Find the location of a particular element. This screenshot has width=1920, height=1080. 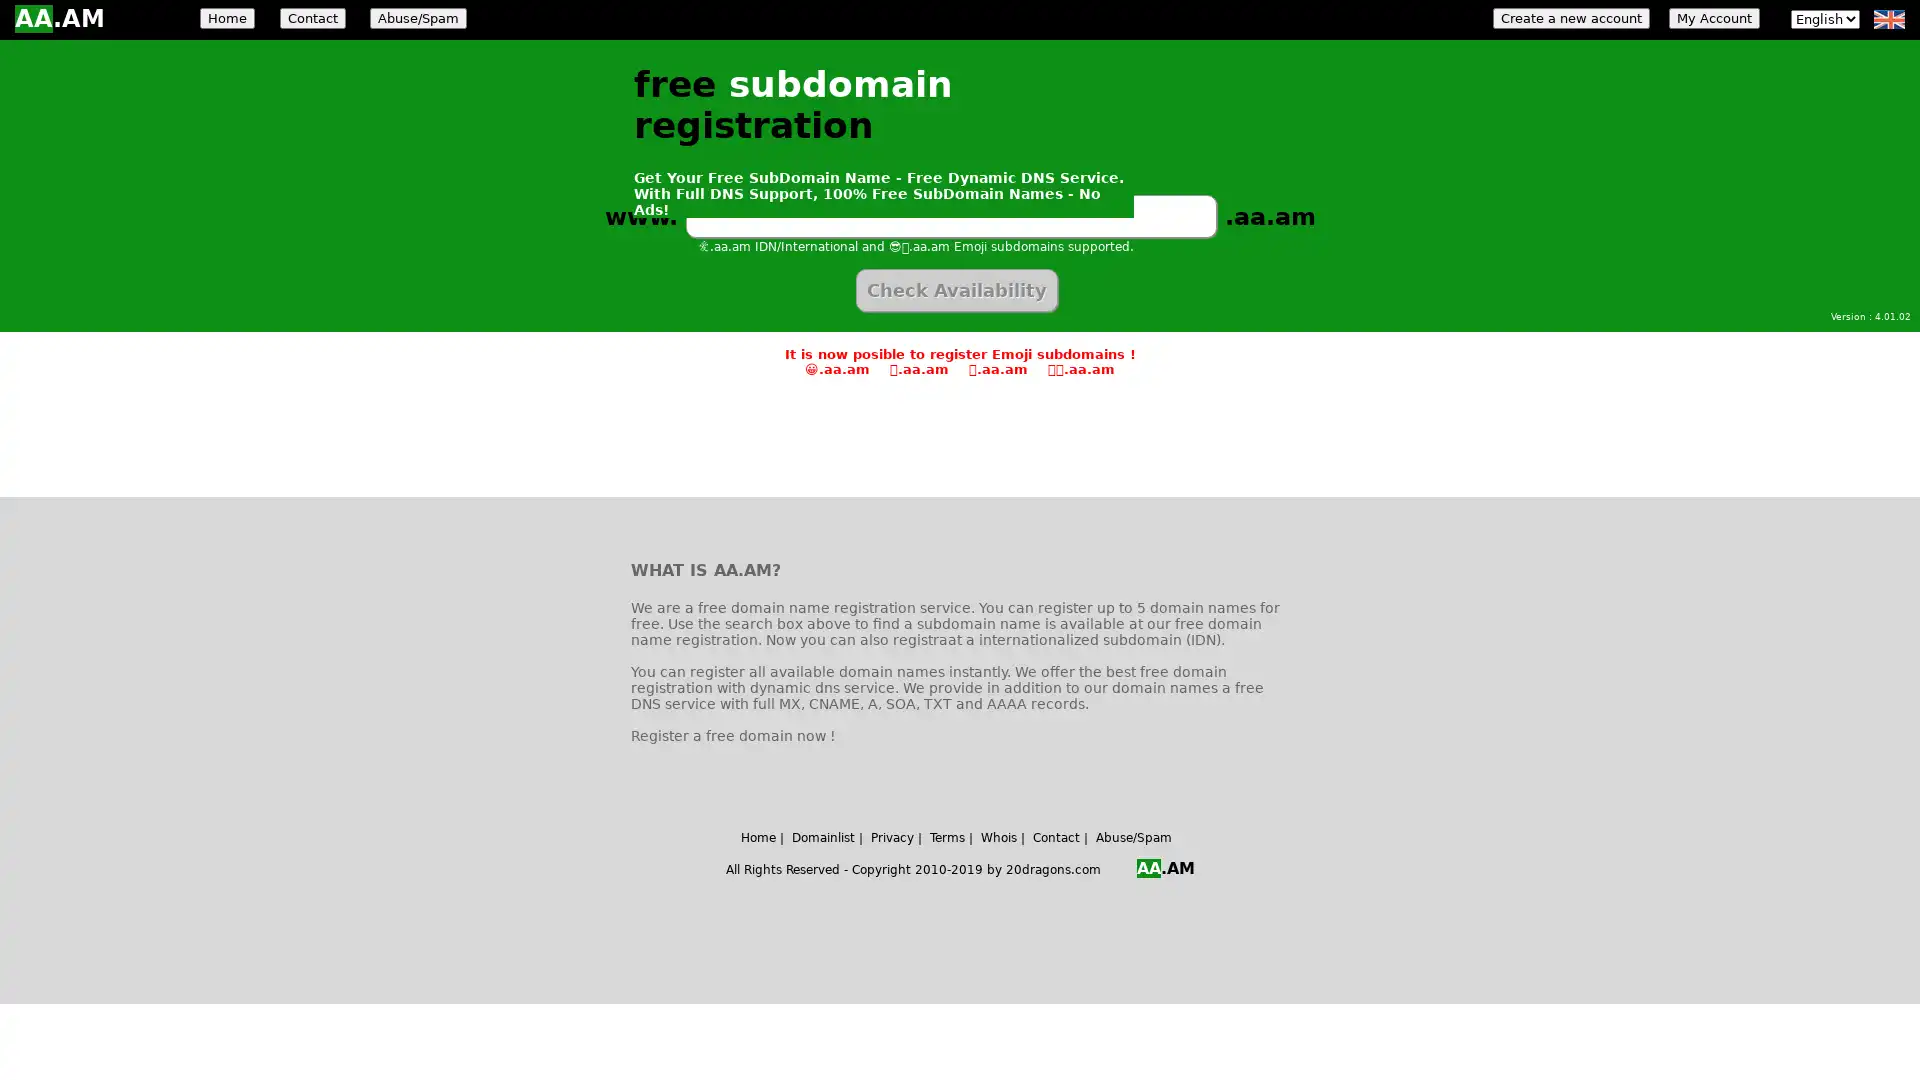

Create a new account is located at coordinates (1570, 18).